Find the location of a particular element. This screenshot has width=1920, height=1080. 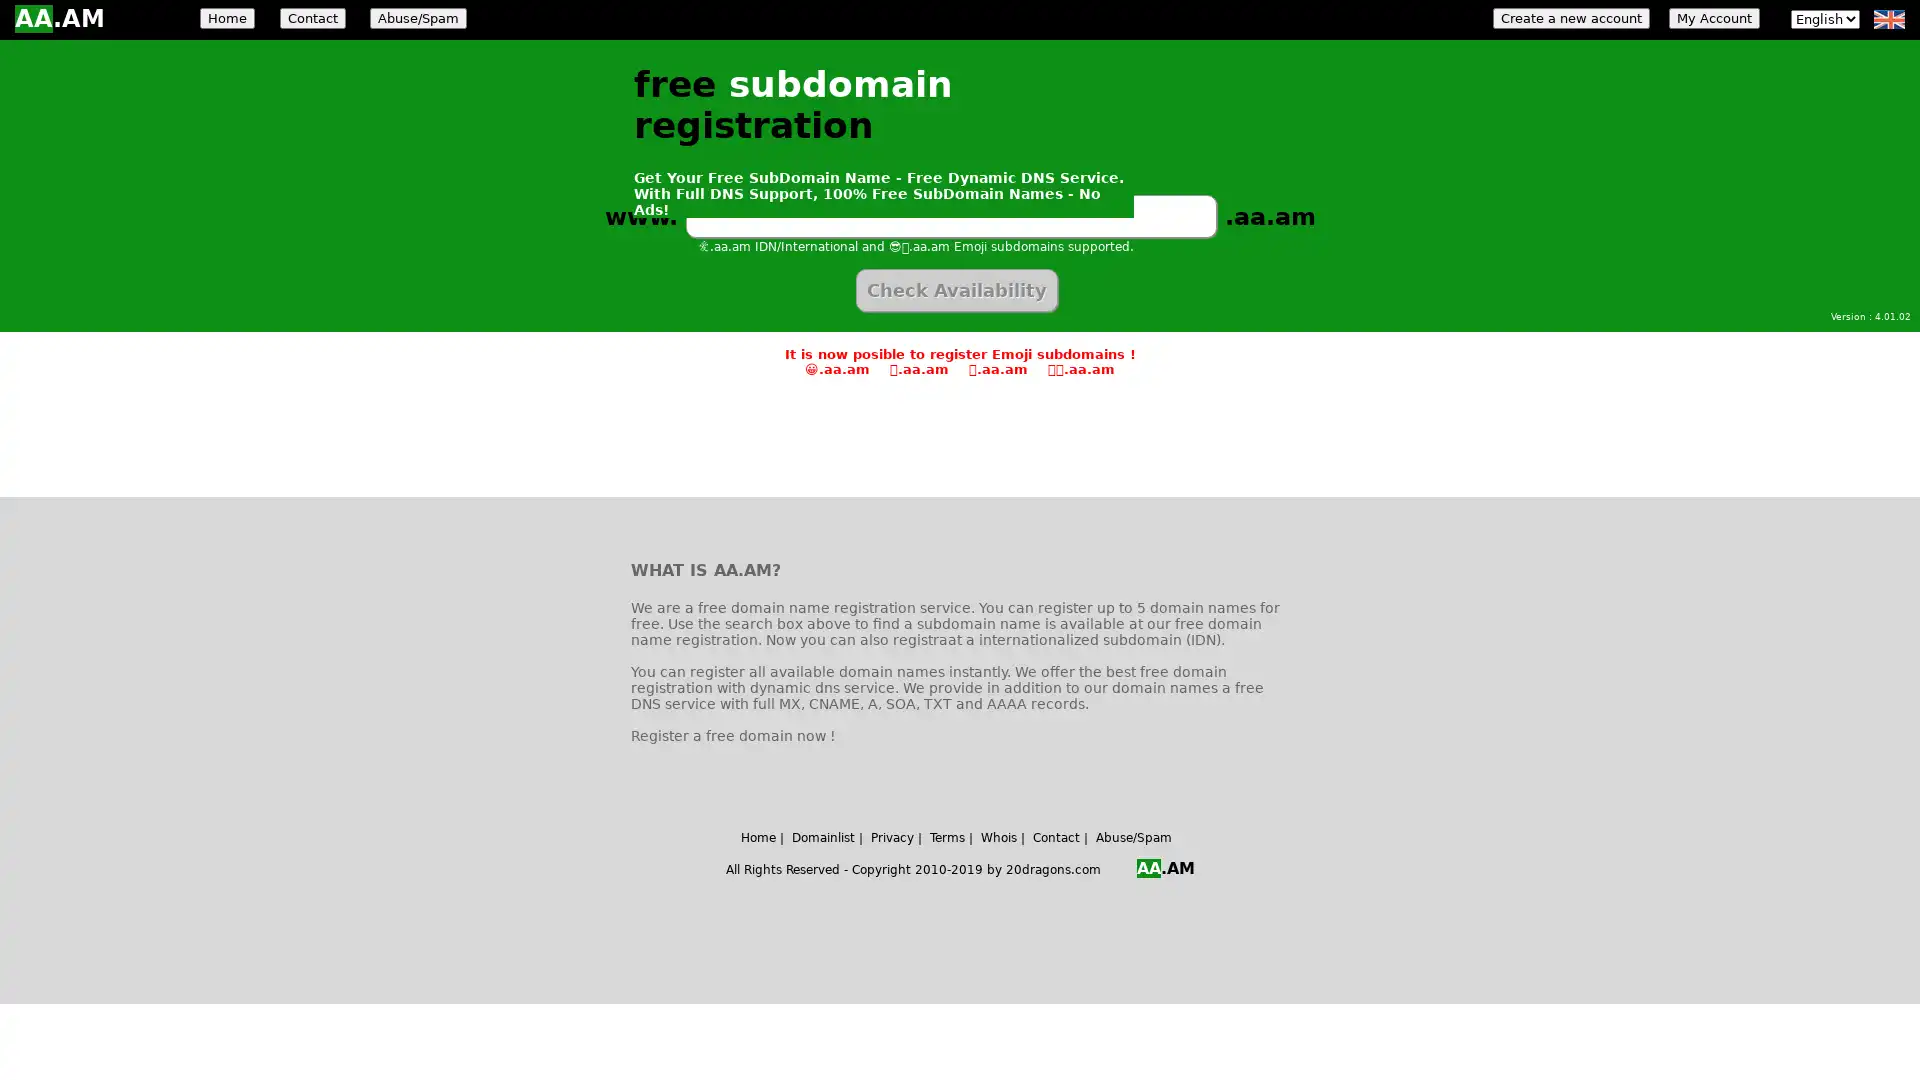

Create a new account is located at coordinates (1570, 18).